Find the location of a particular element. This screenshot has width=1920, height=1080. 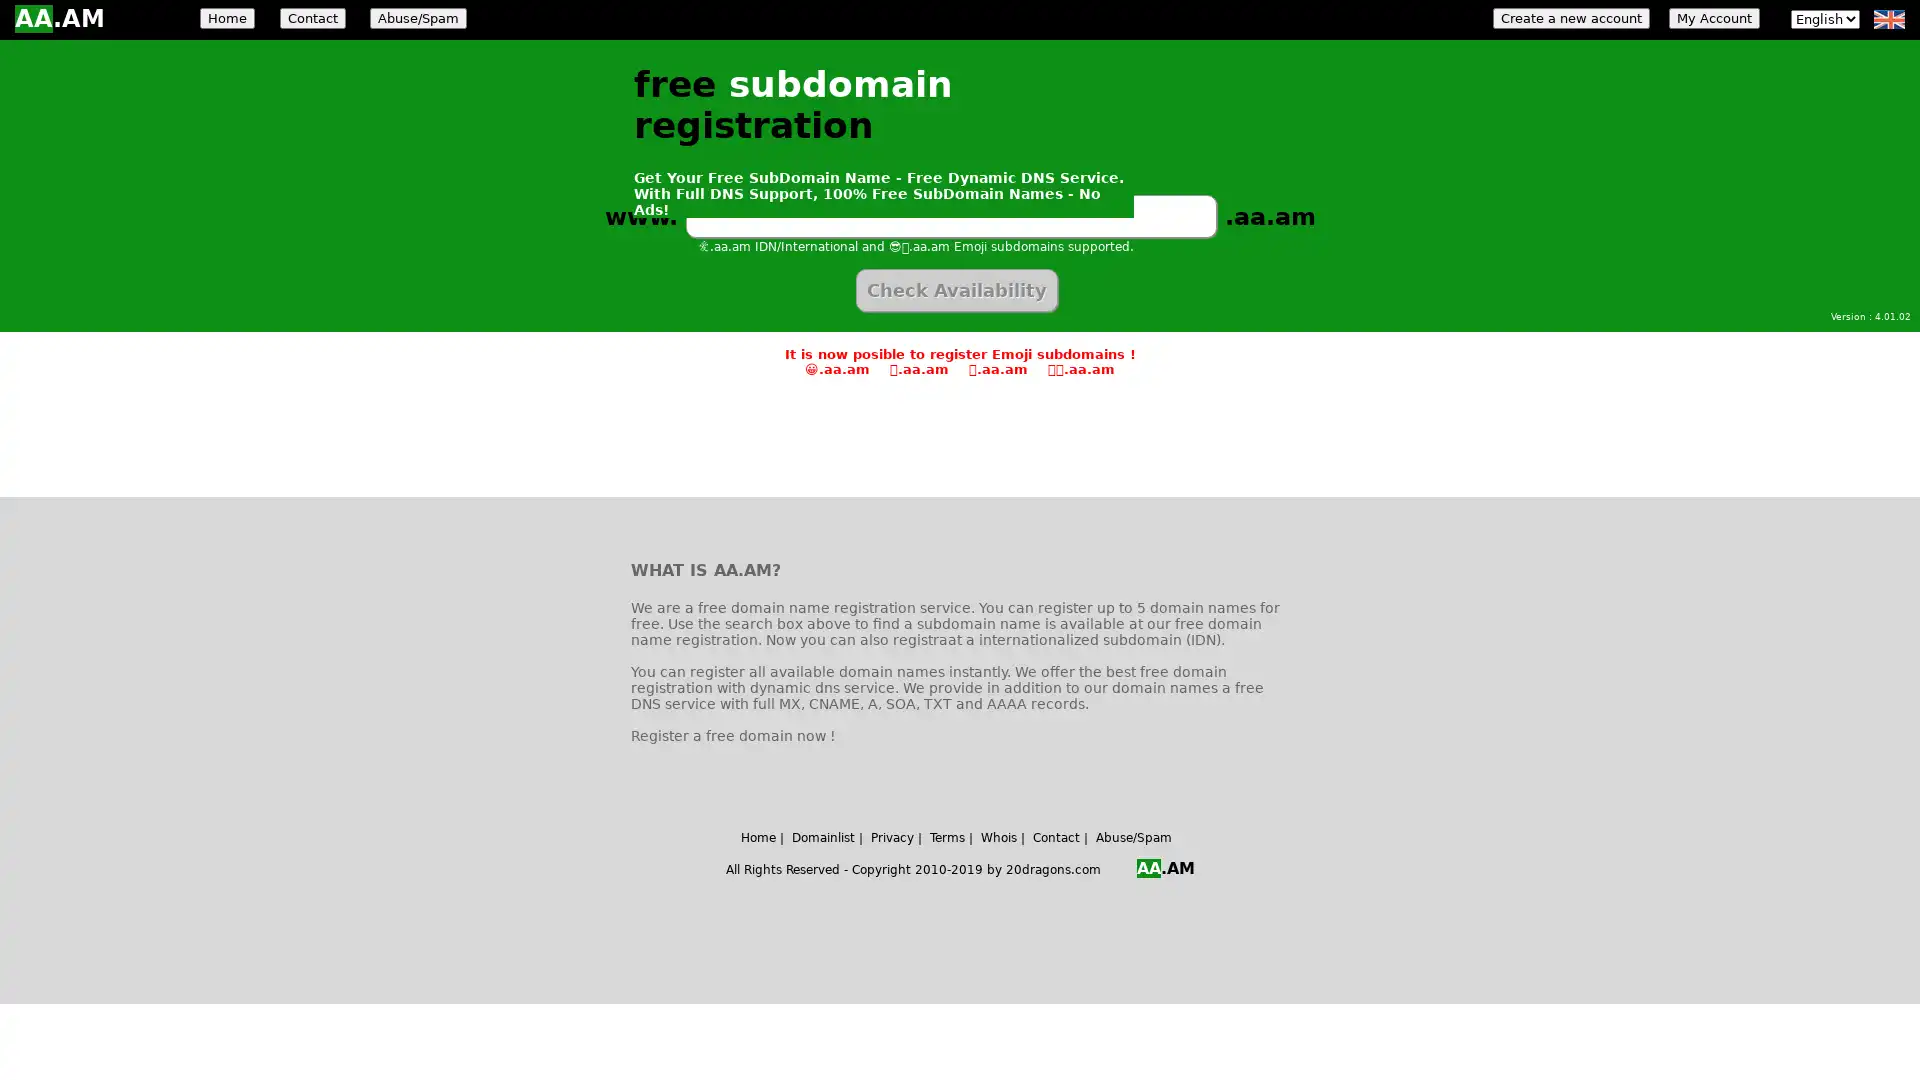

Create a new account is located at coordinates (1570, 18).